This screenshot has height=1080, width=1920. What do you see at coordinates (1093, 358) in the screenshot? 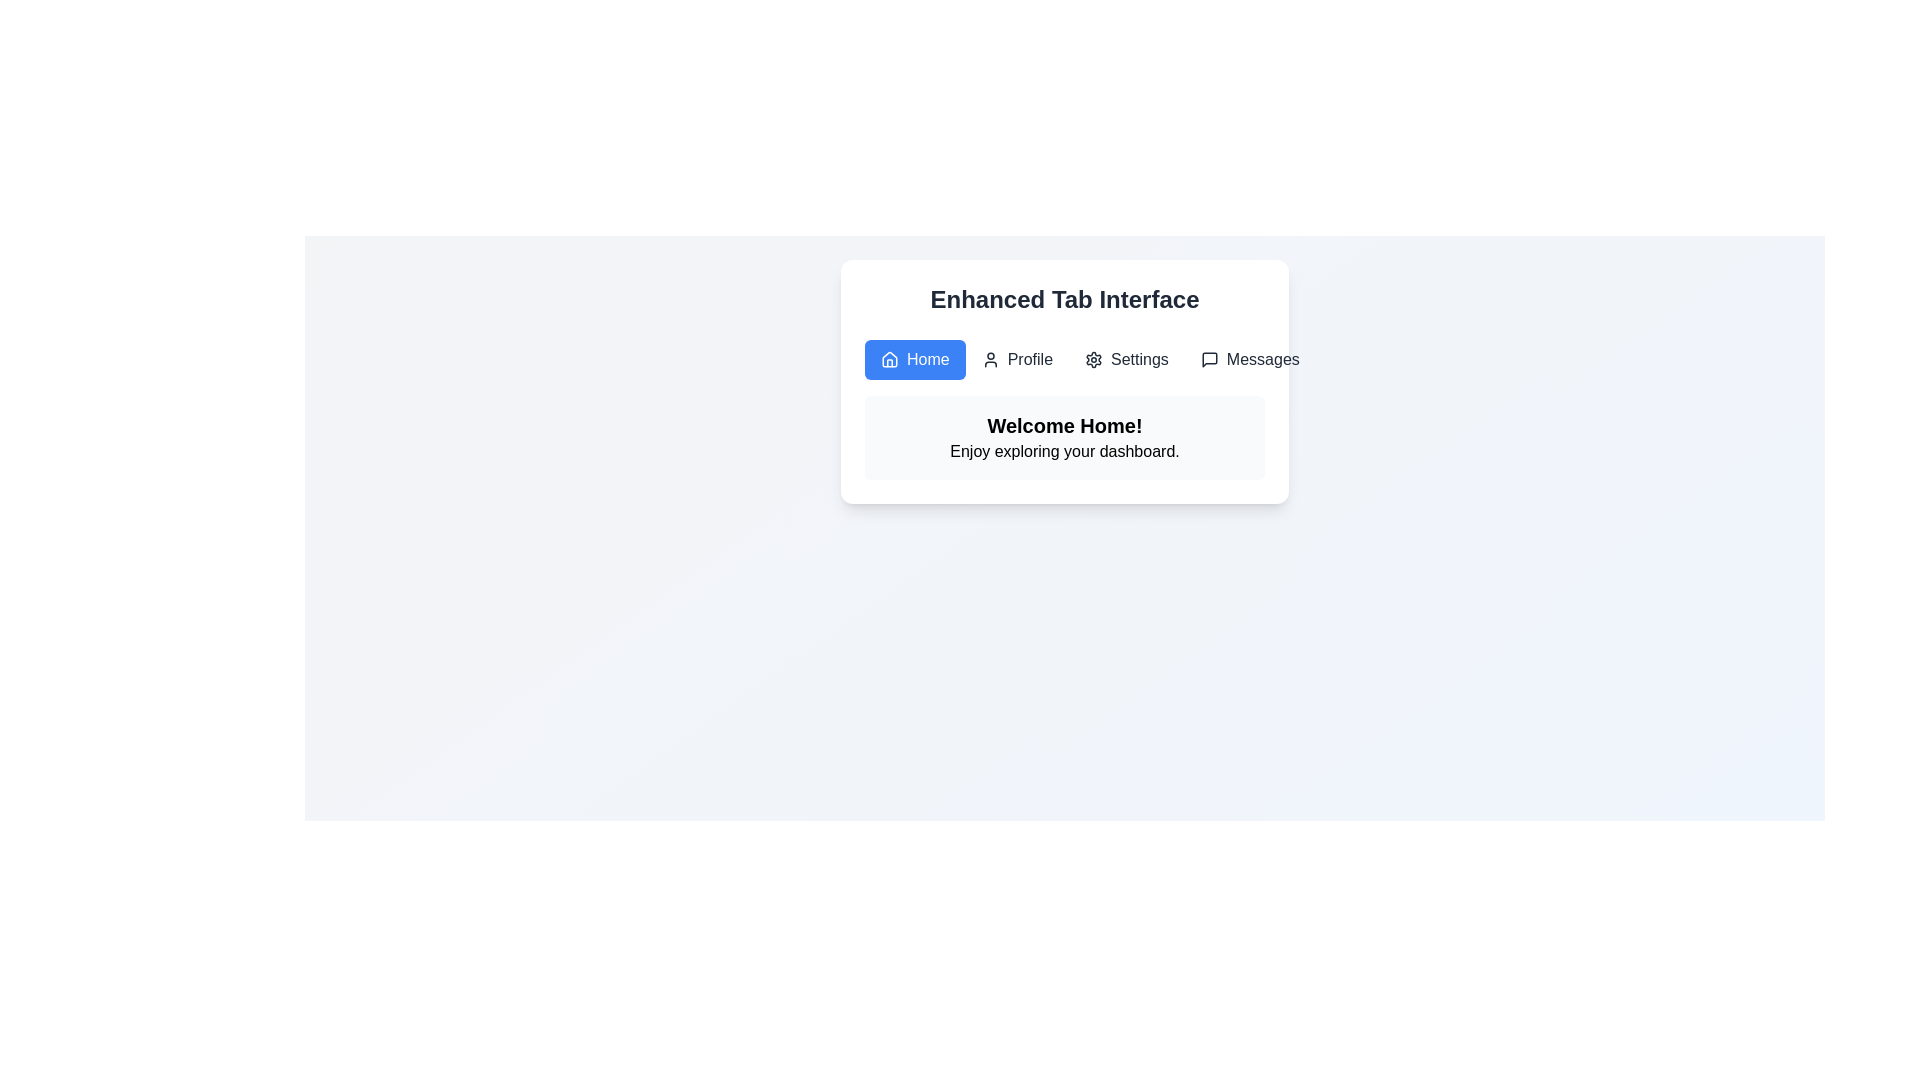
I see `the settings icon, which is a gear-shaped icon located in the navigation tab bar` at bounding box center [1093, 358].